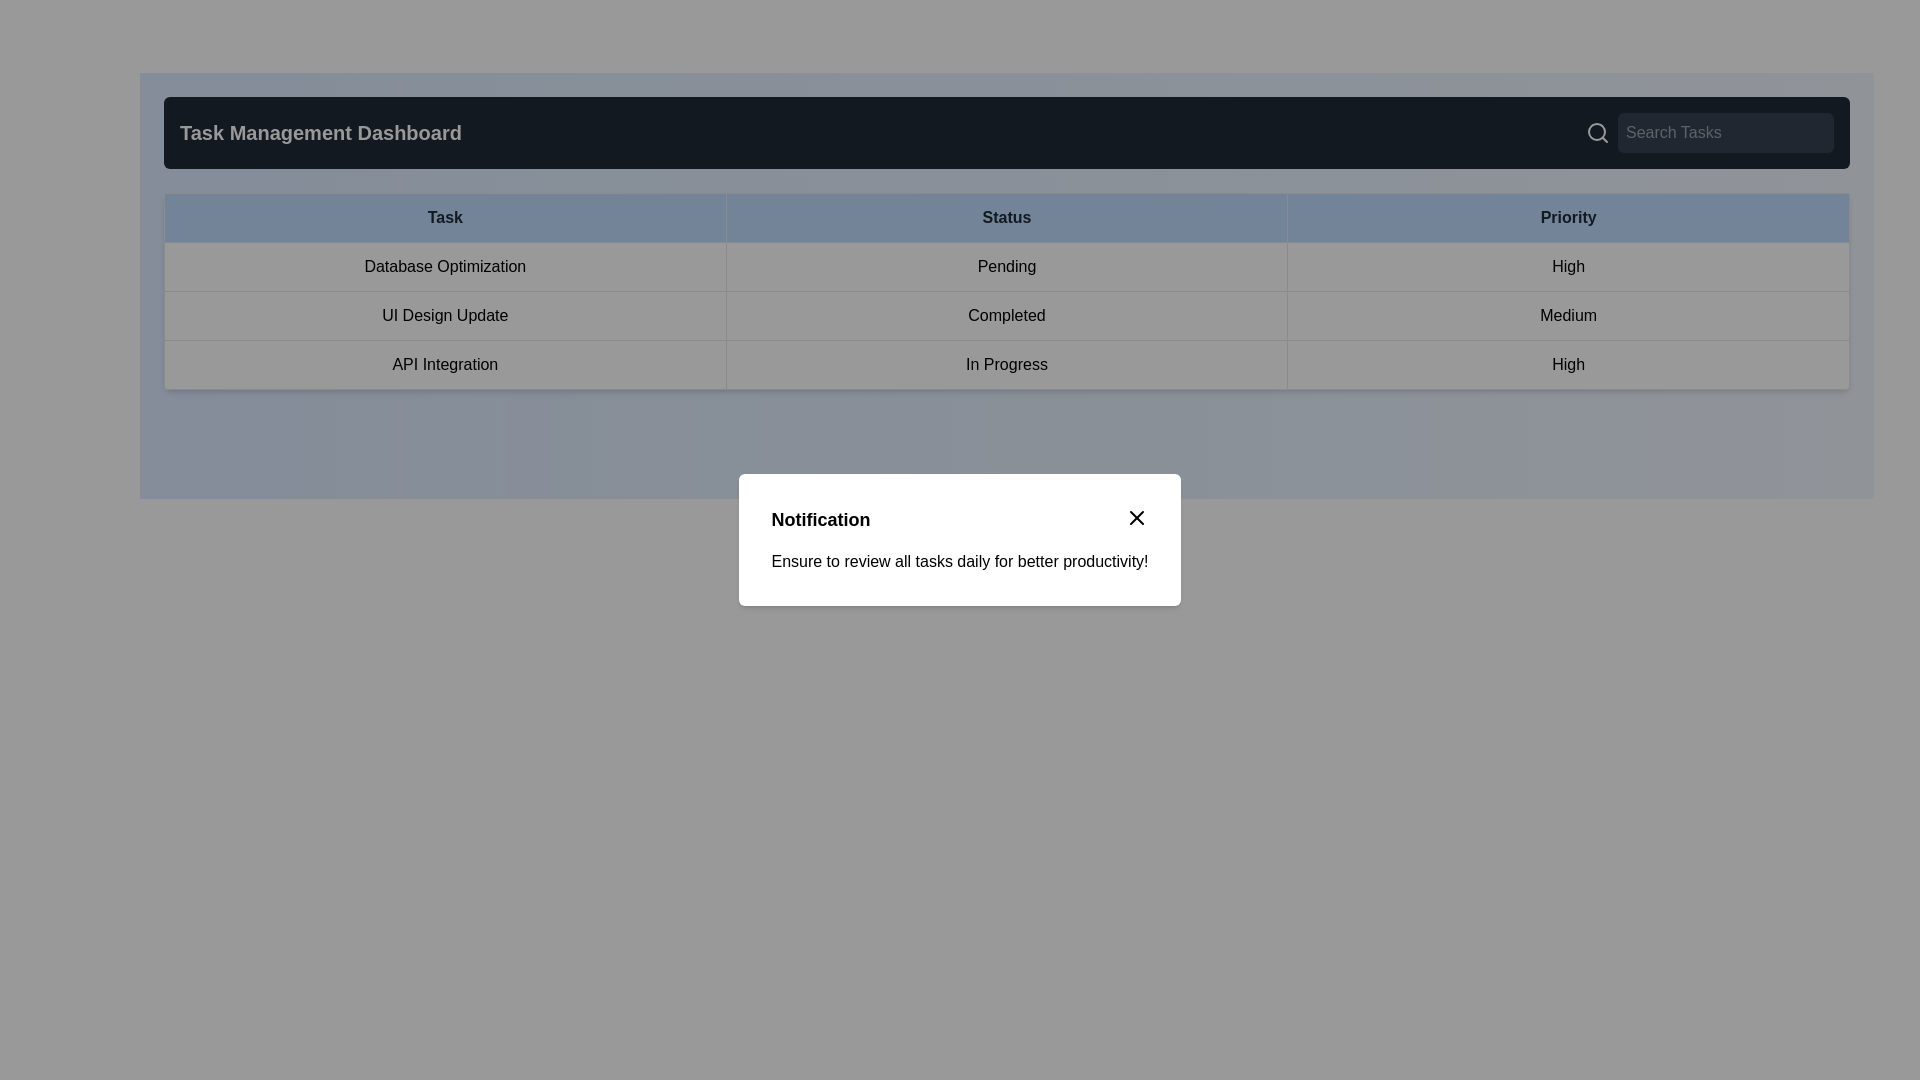  I want to click on displayed text 'UI Design Update' from the Text Display Field located in the second row of the table under the 'Task' column, so click(444, 315).